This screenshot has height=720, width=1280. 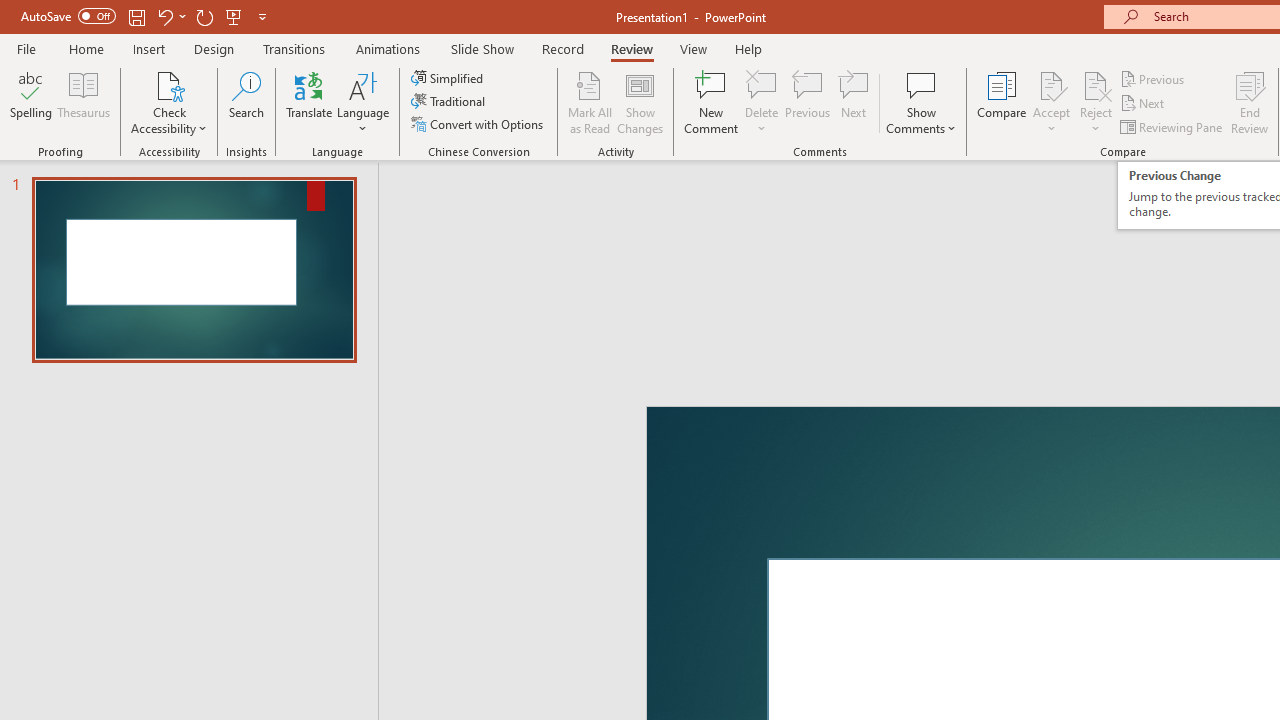 I want to click on 'Thesaurus...', so click(x=82, y=103).